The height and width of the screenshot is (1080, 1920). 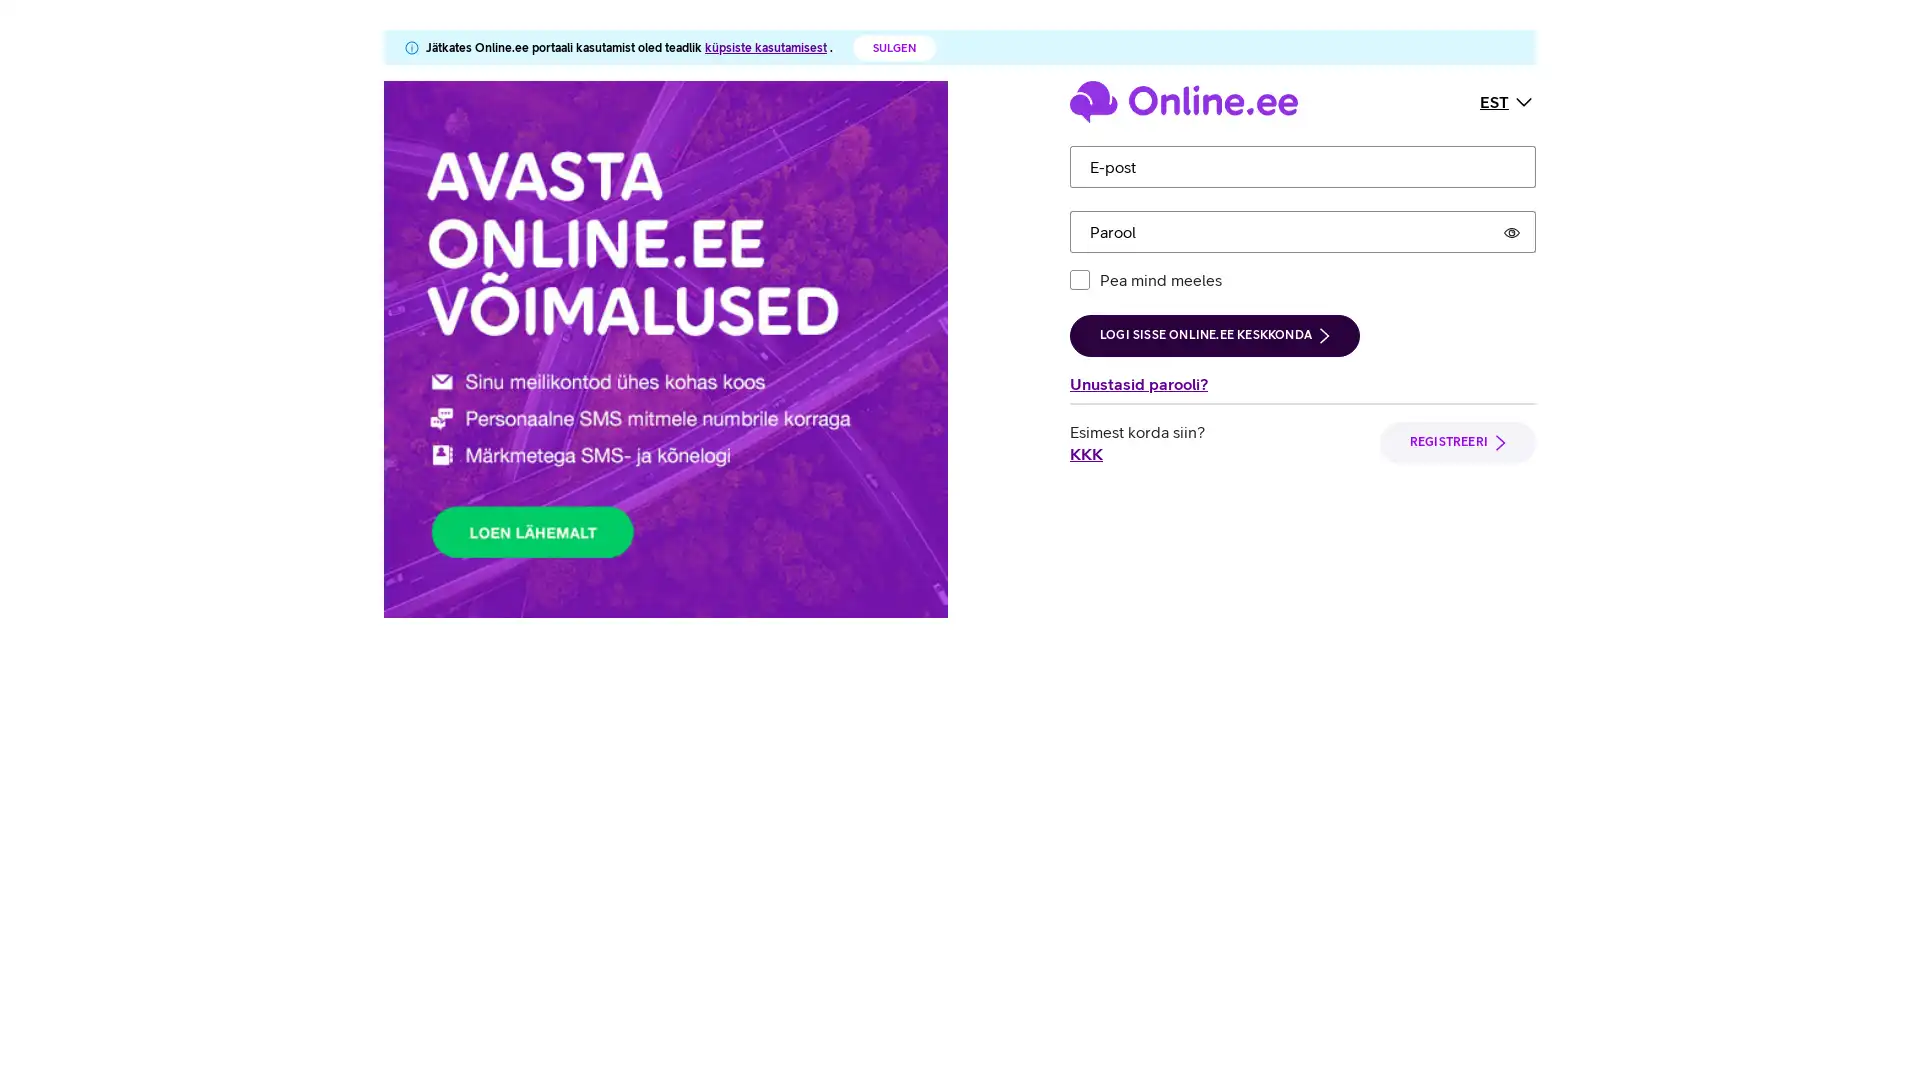 What do you see at coordinates (1512, 230) in the screenshot?
I see `Naitan parooli` at bounding box center [1512, 230].